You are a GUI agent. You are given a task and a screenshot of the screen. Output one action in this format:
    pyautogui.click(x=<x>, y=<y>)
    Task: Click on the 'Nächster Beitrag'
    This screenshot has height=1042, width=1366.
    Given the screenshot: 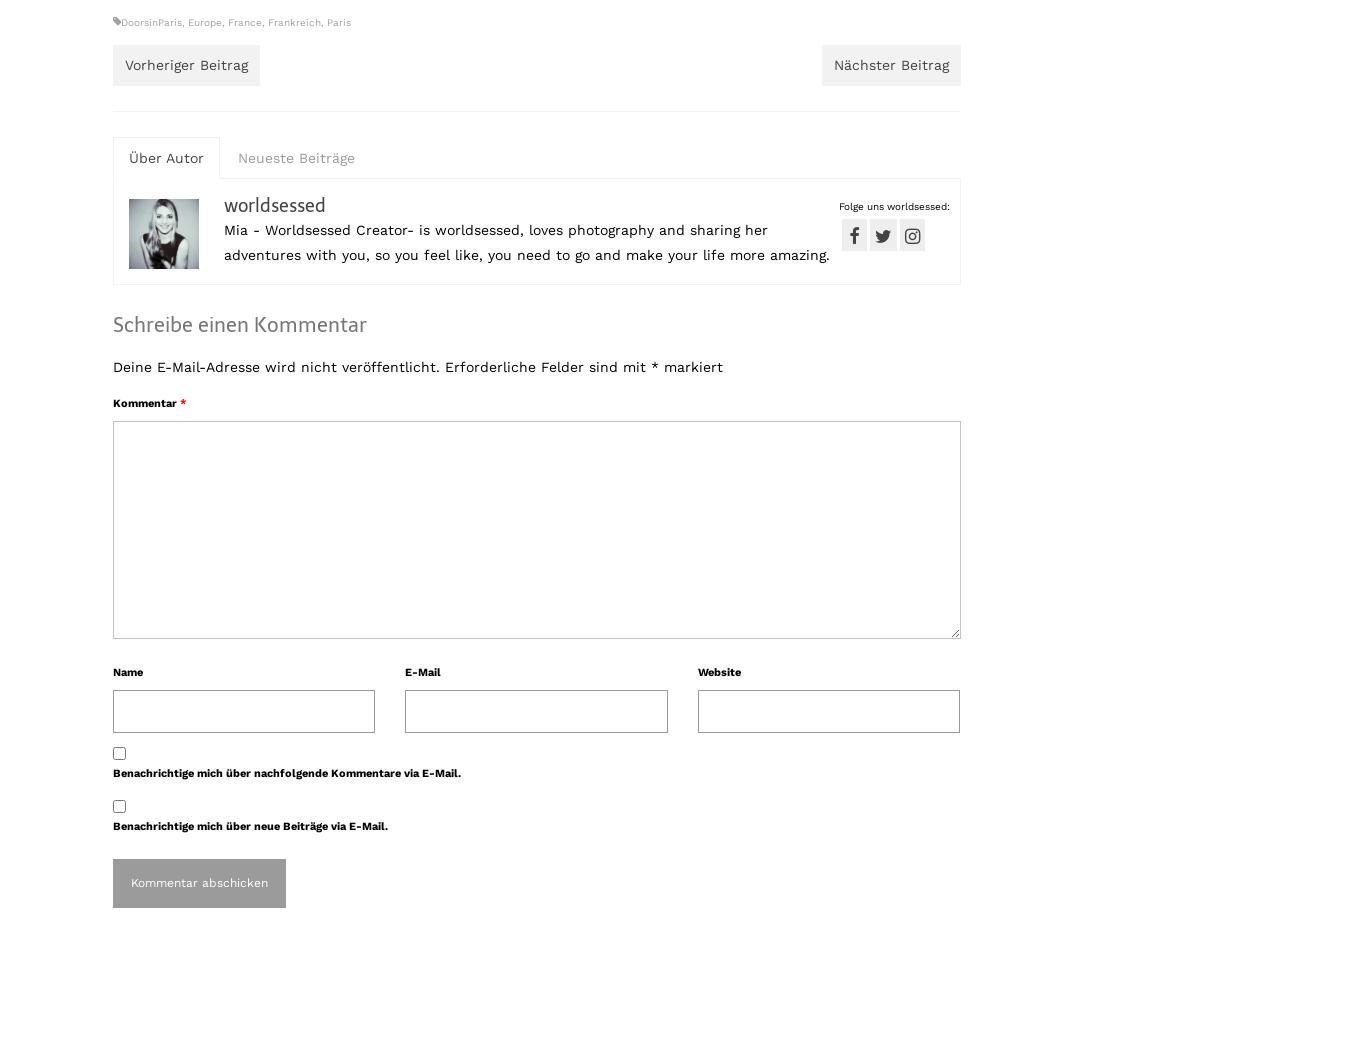 What is the action you would take?
    pyautogui.click(x=889, y=64)
    